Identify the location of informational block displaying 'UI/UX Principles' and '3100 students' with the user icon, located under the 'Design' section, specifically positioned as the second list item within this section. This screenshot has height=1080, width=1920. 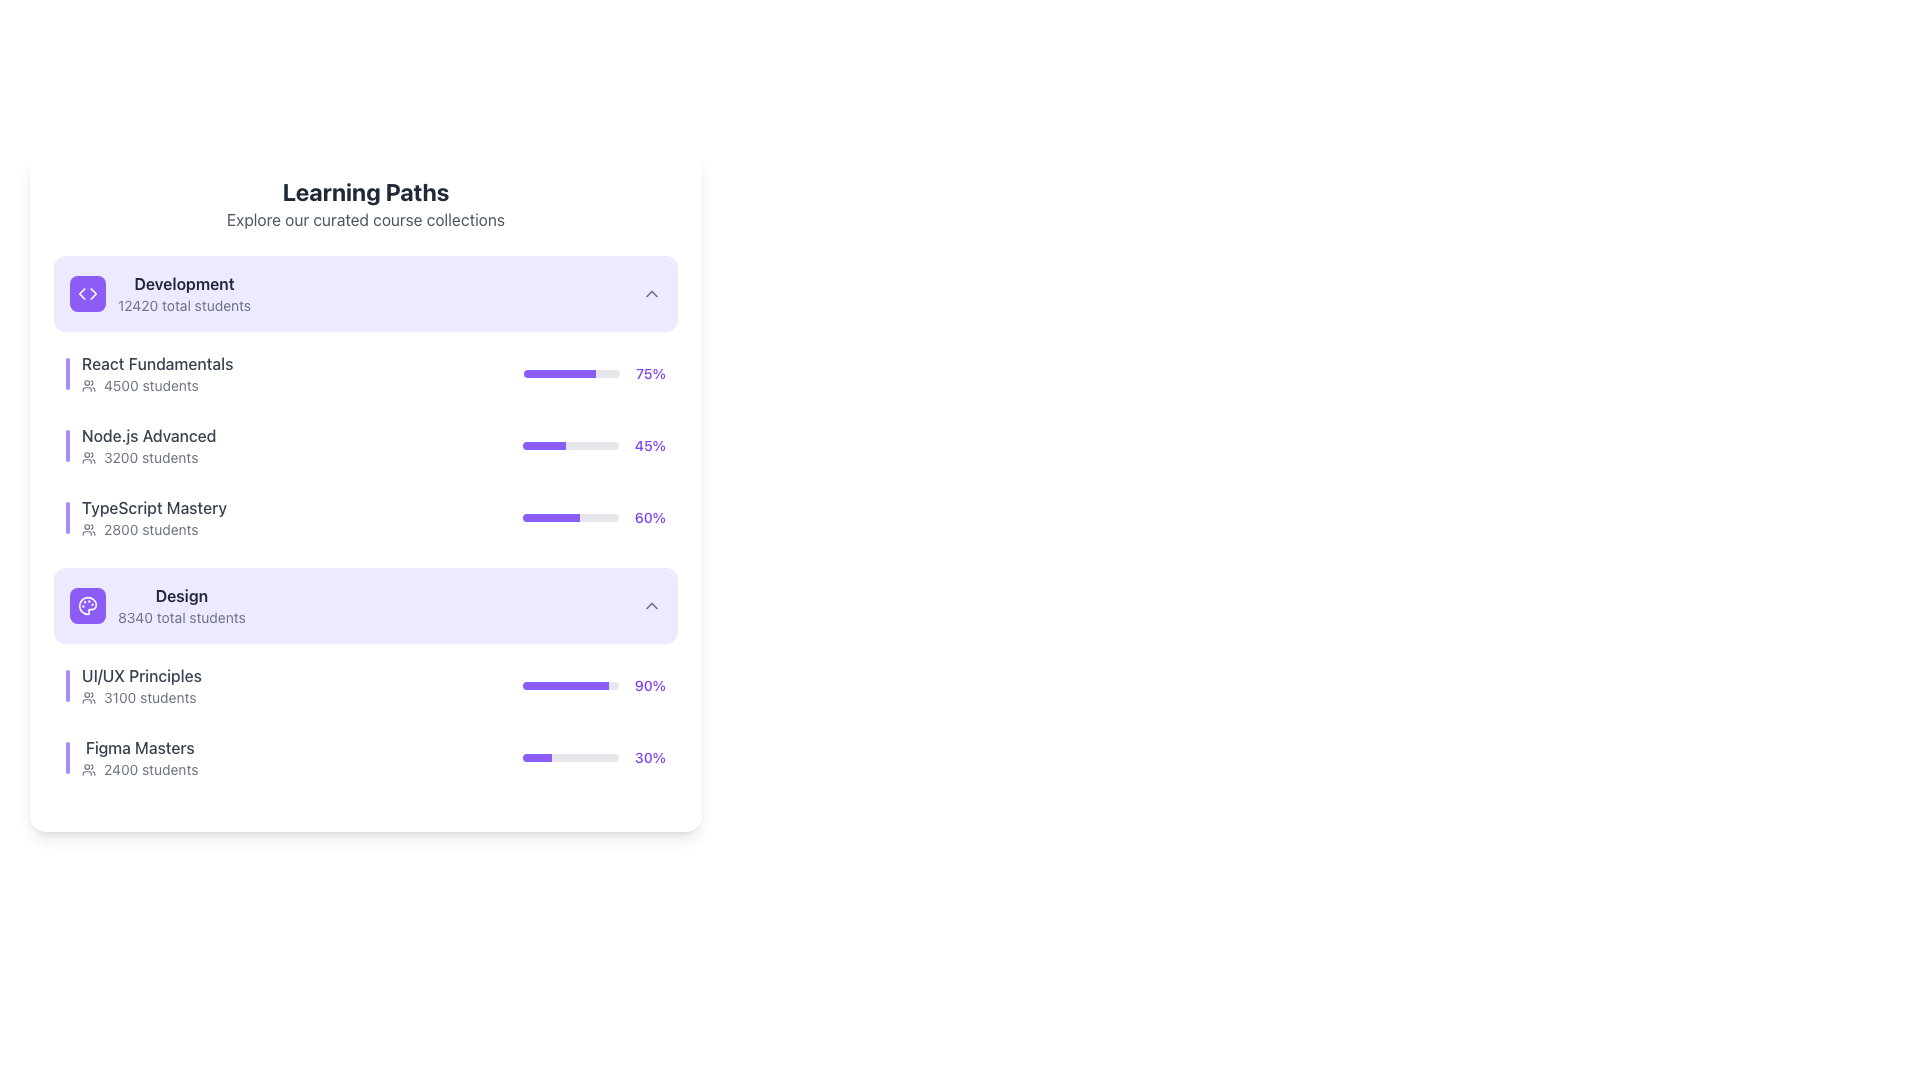
(140, 685).